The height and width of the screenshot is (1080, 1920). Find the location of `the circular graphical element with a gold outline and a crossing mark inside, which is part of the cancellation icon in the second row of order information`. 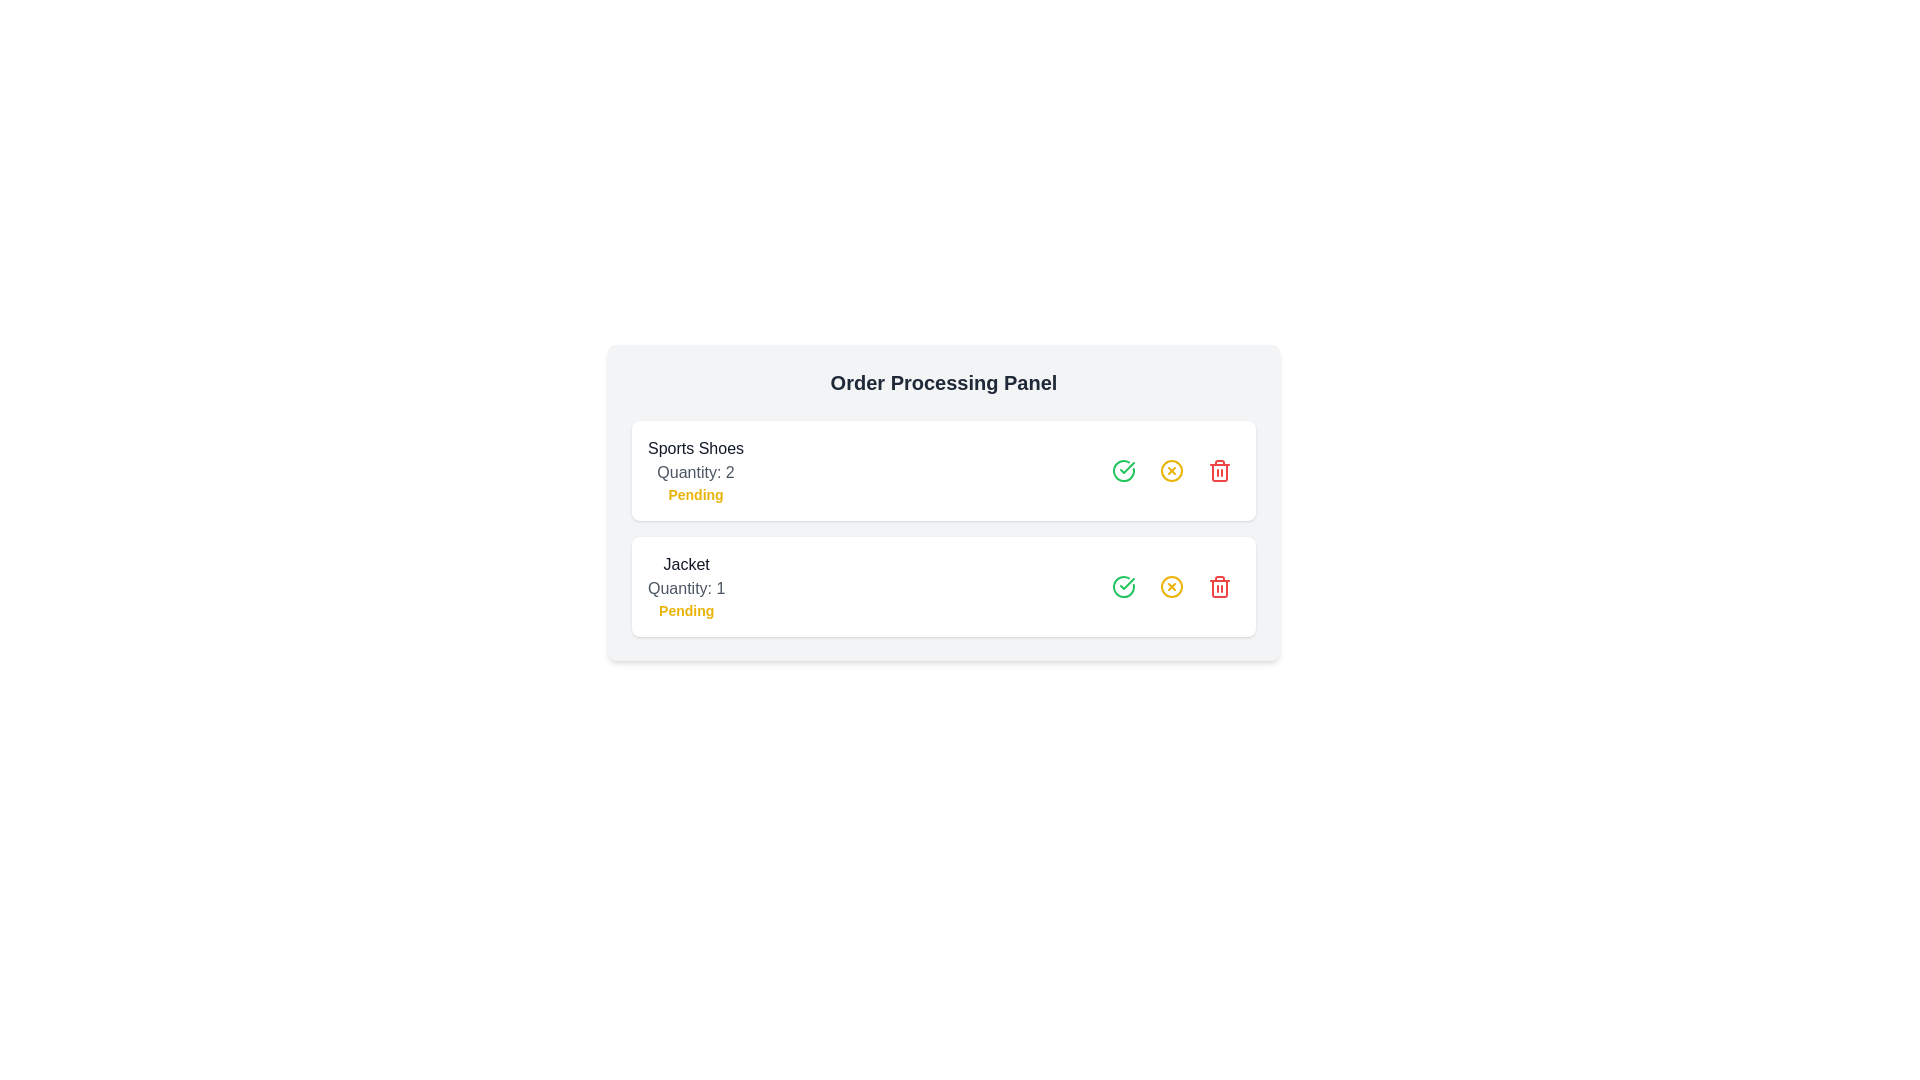

the circular graphical element with a gold outline and a crossing mark inside, which is part of the cancellation icon in the second row of order information is located at coordinates (1171, 585).